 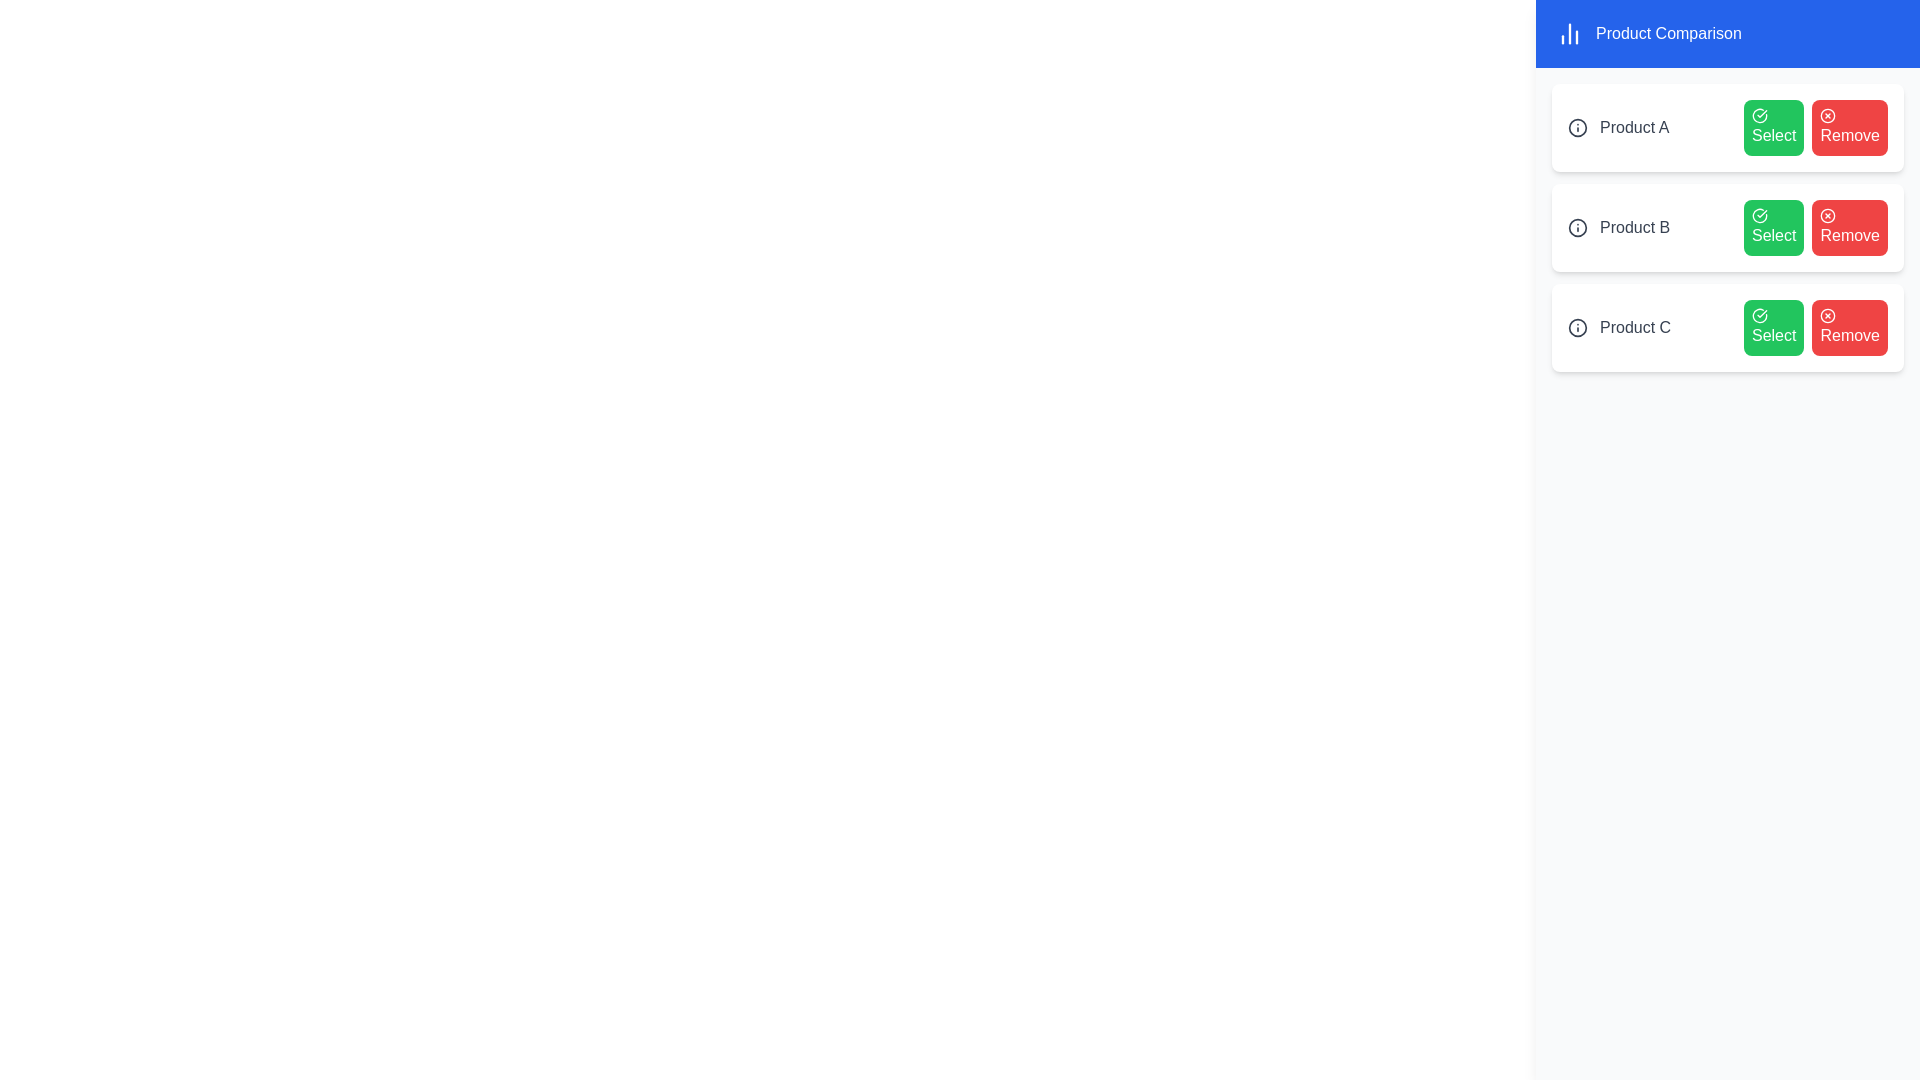 What do you see at coordinates (1774, 326) in the screenshot?
I see `the 'Select' button for Product C` at bounding box center [1774, 326].